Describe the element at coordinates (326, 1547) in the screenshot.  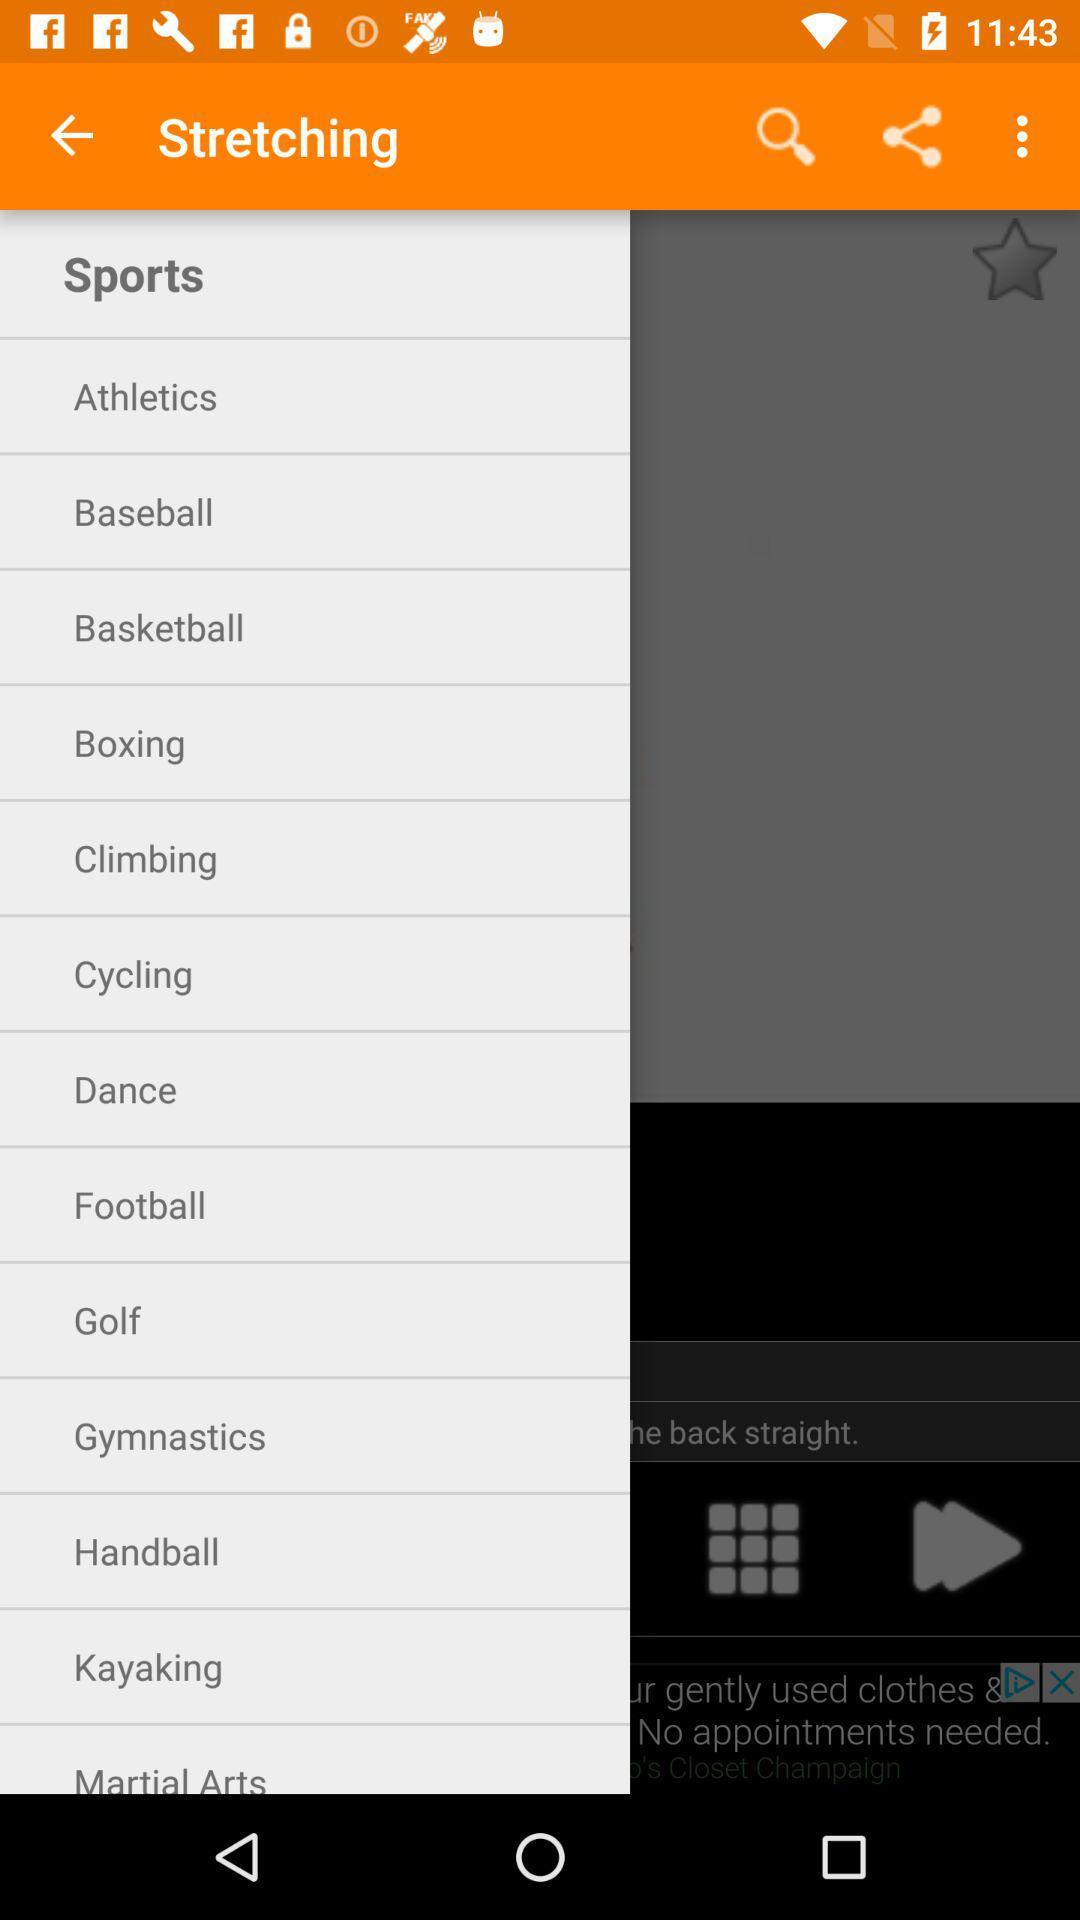
I see `the icon below the gymnastics` at that location.